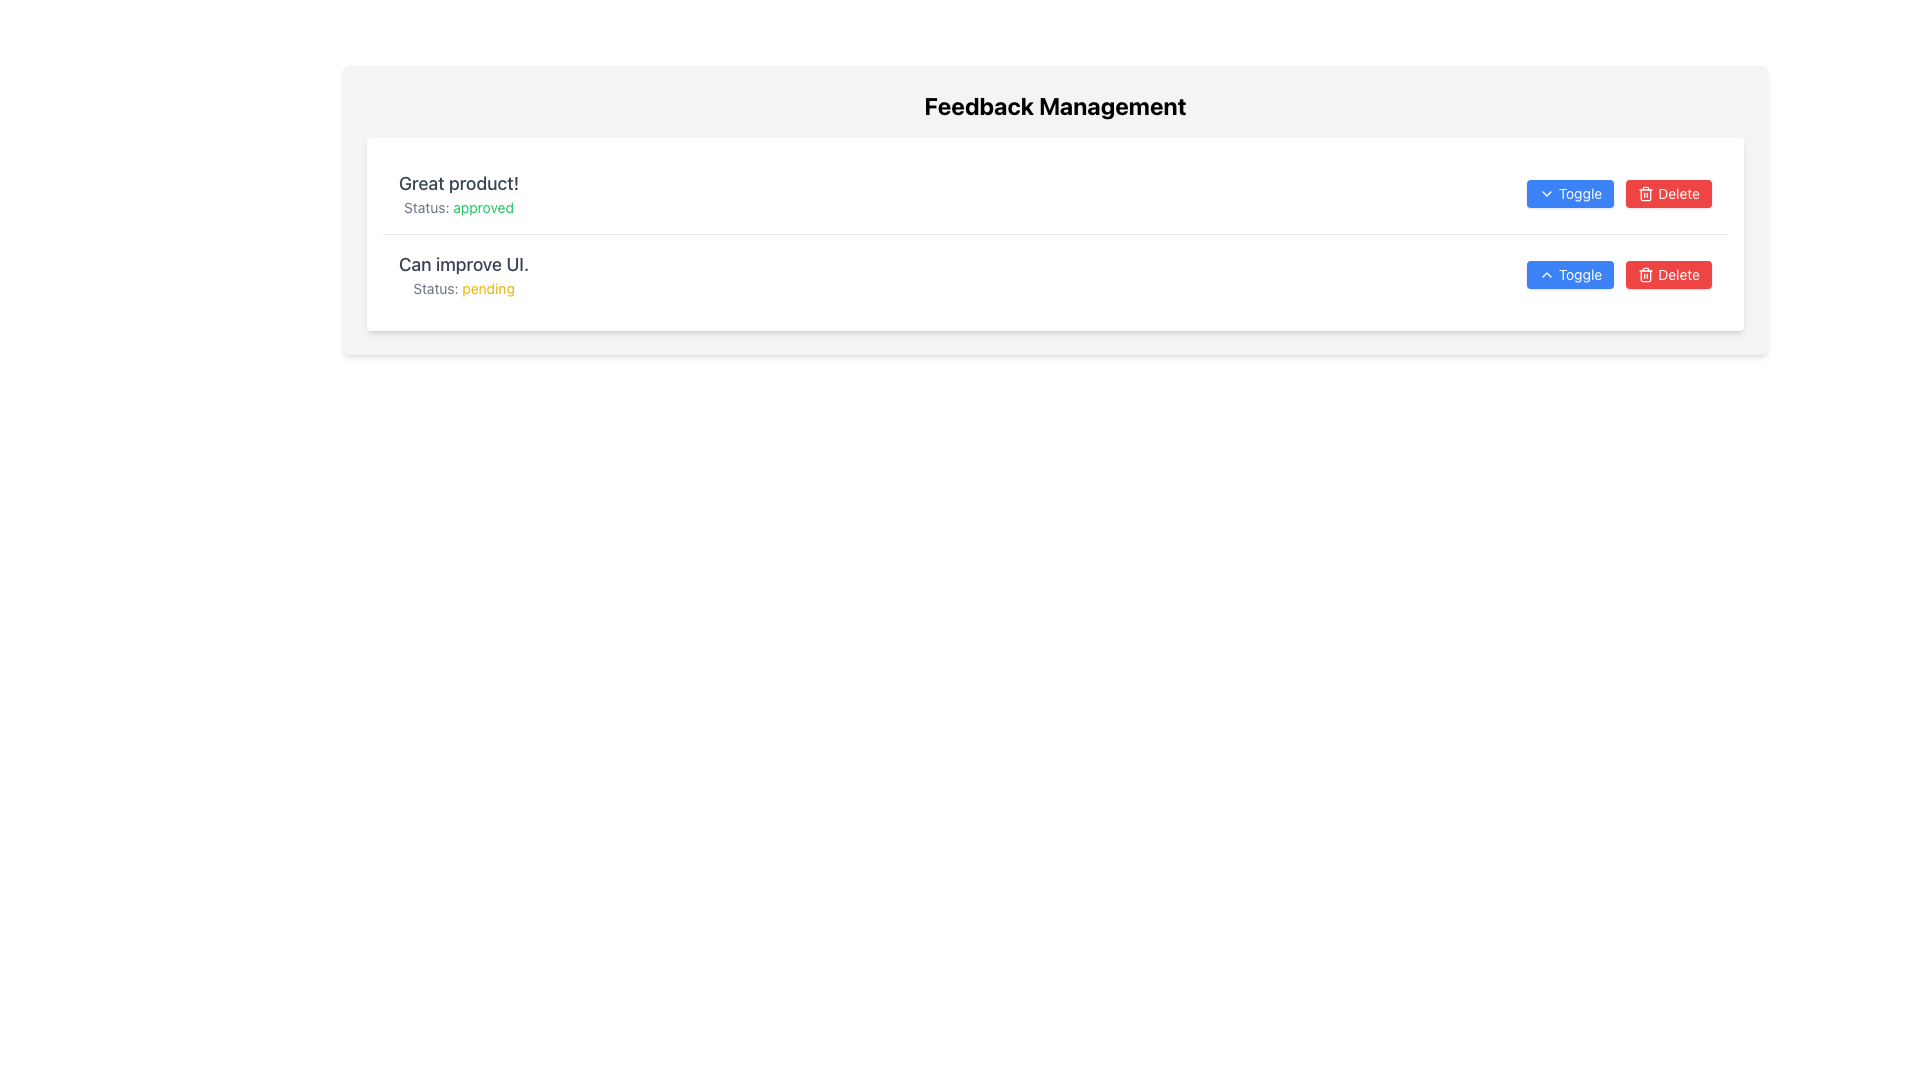  Describe the element at coordinates (463, 289) in the screenshot. I see `status information from the Text Label located below the text 'Can improve UI.' and aligned to the left within the feedback entry card` at that location.